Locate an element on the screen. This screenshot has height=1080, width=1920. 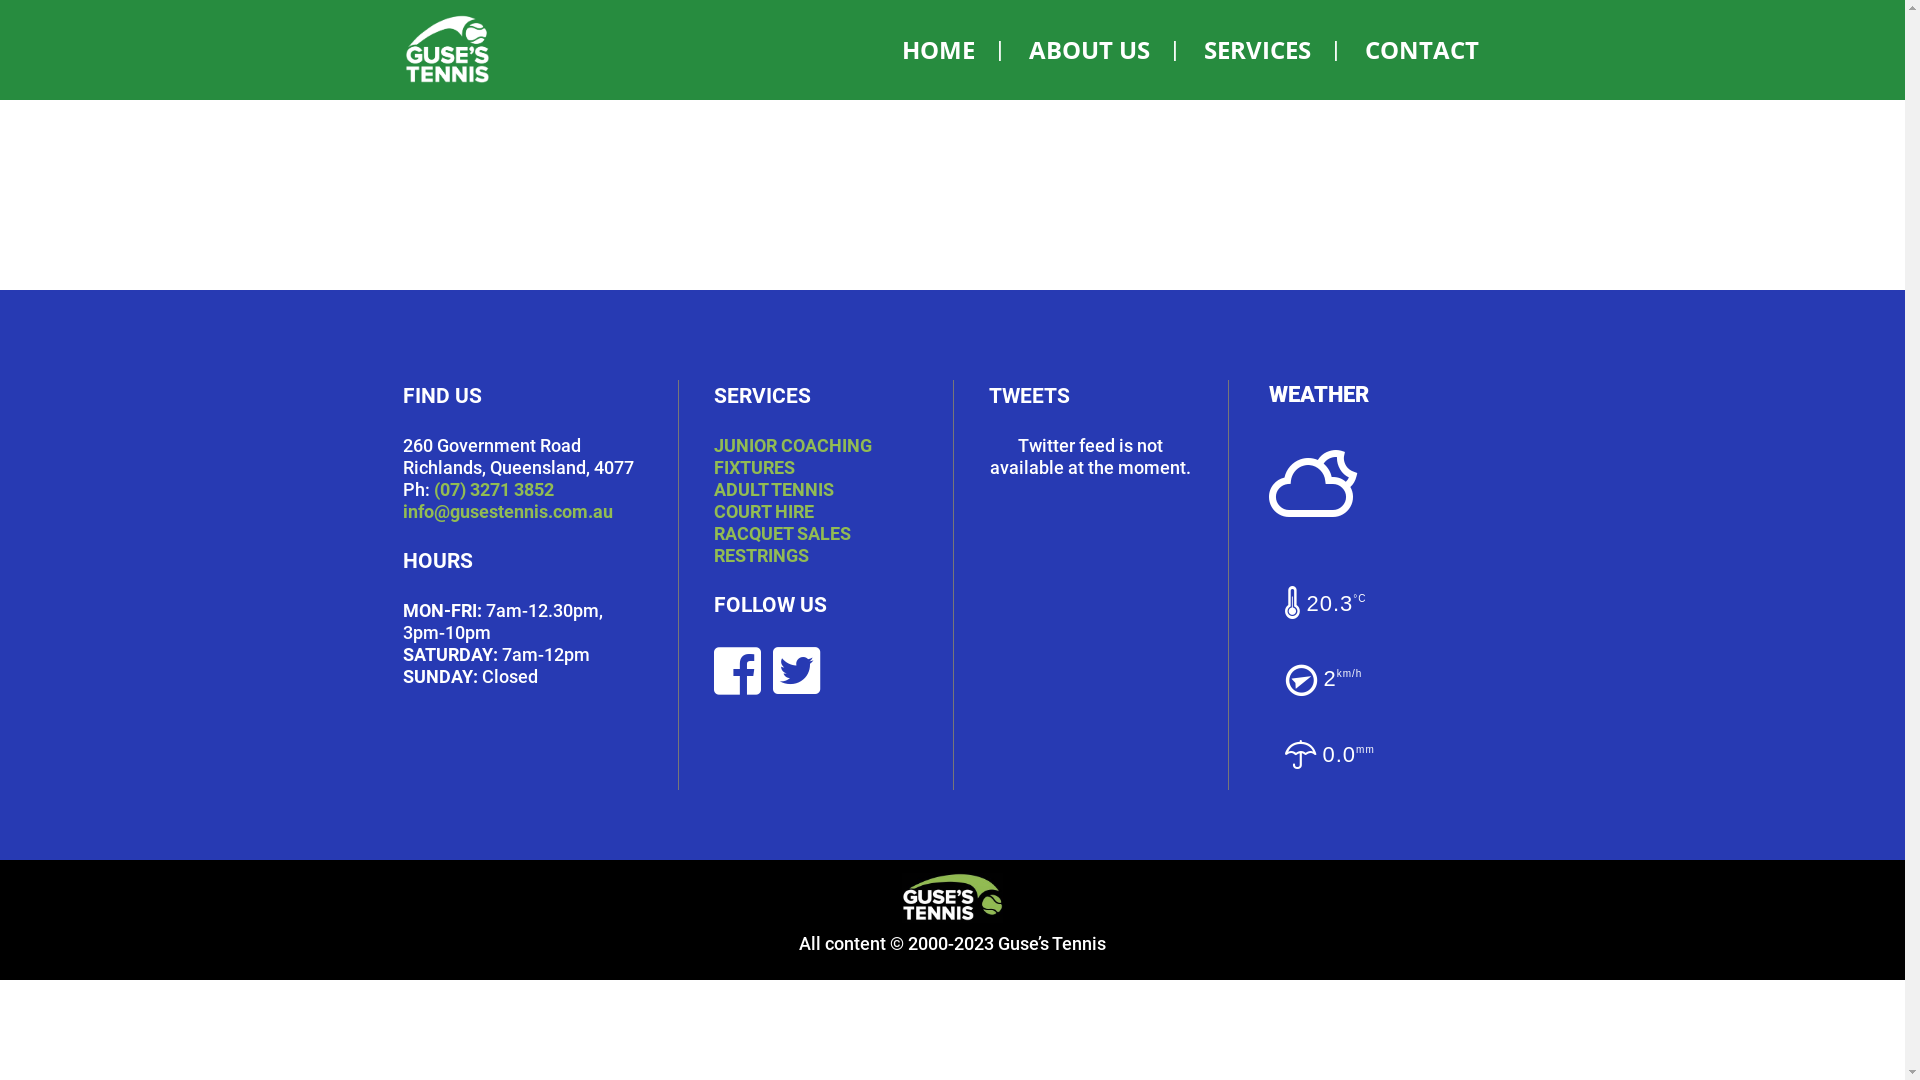
'RESTRINGS' is located at coordinates (760, 555).